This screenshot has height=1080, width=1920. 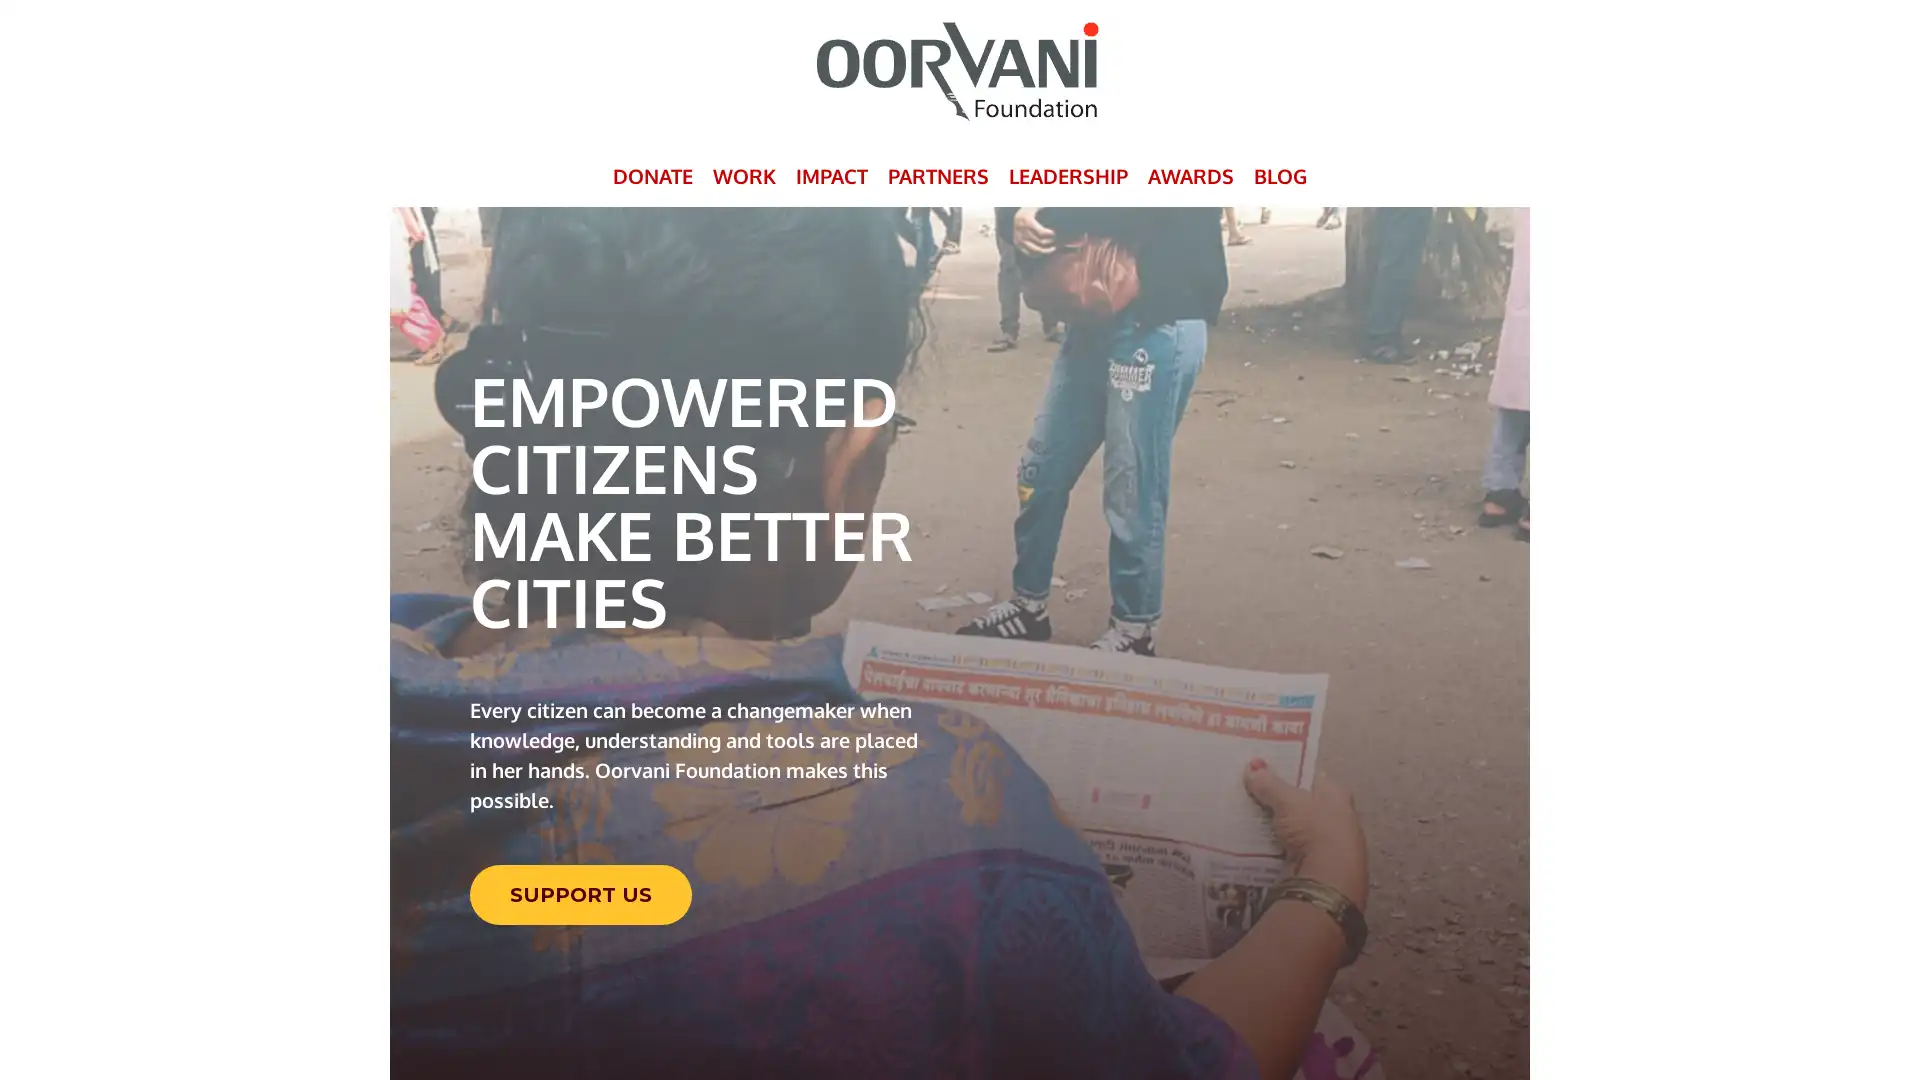 What do you see at coordinates (579, 893) in the screenshot?
I see `SUPPORT US` at bounding box center [579, 893].